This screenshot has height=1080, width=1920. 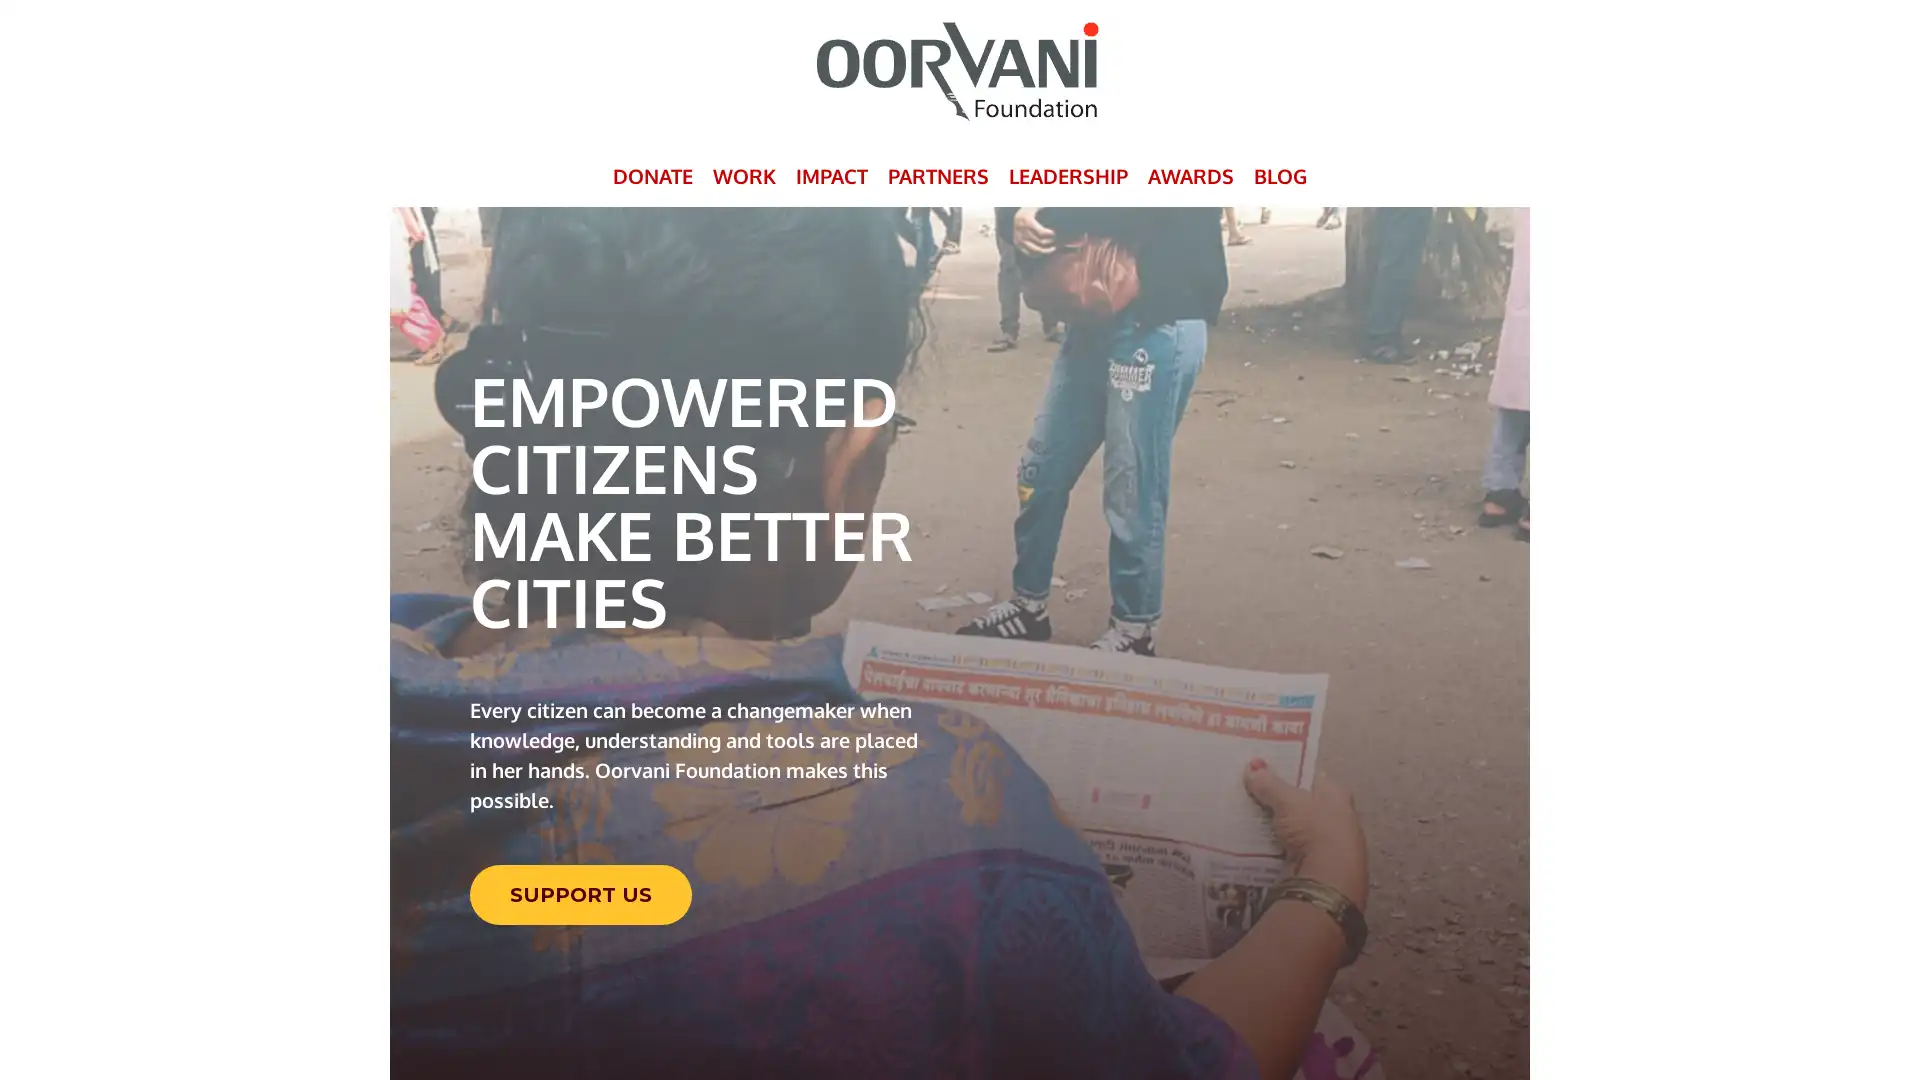 What do you see at coordinates (579, 893) in the screenshot?
I see `SUPPORT US` at bounding box center [579, 893].